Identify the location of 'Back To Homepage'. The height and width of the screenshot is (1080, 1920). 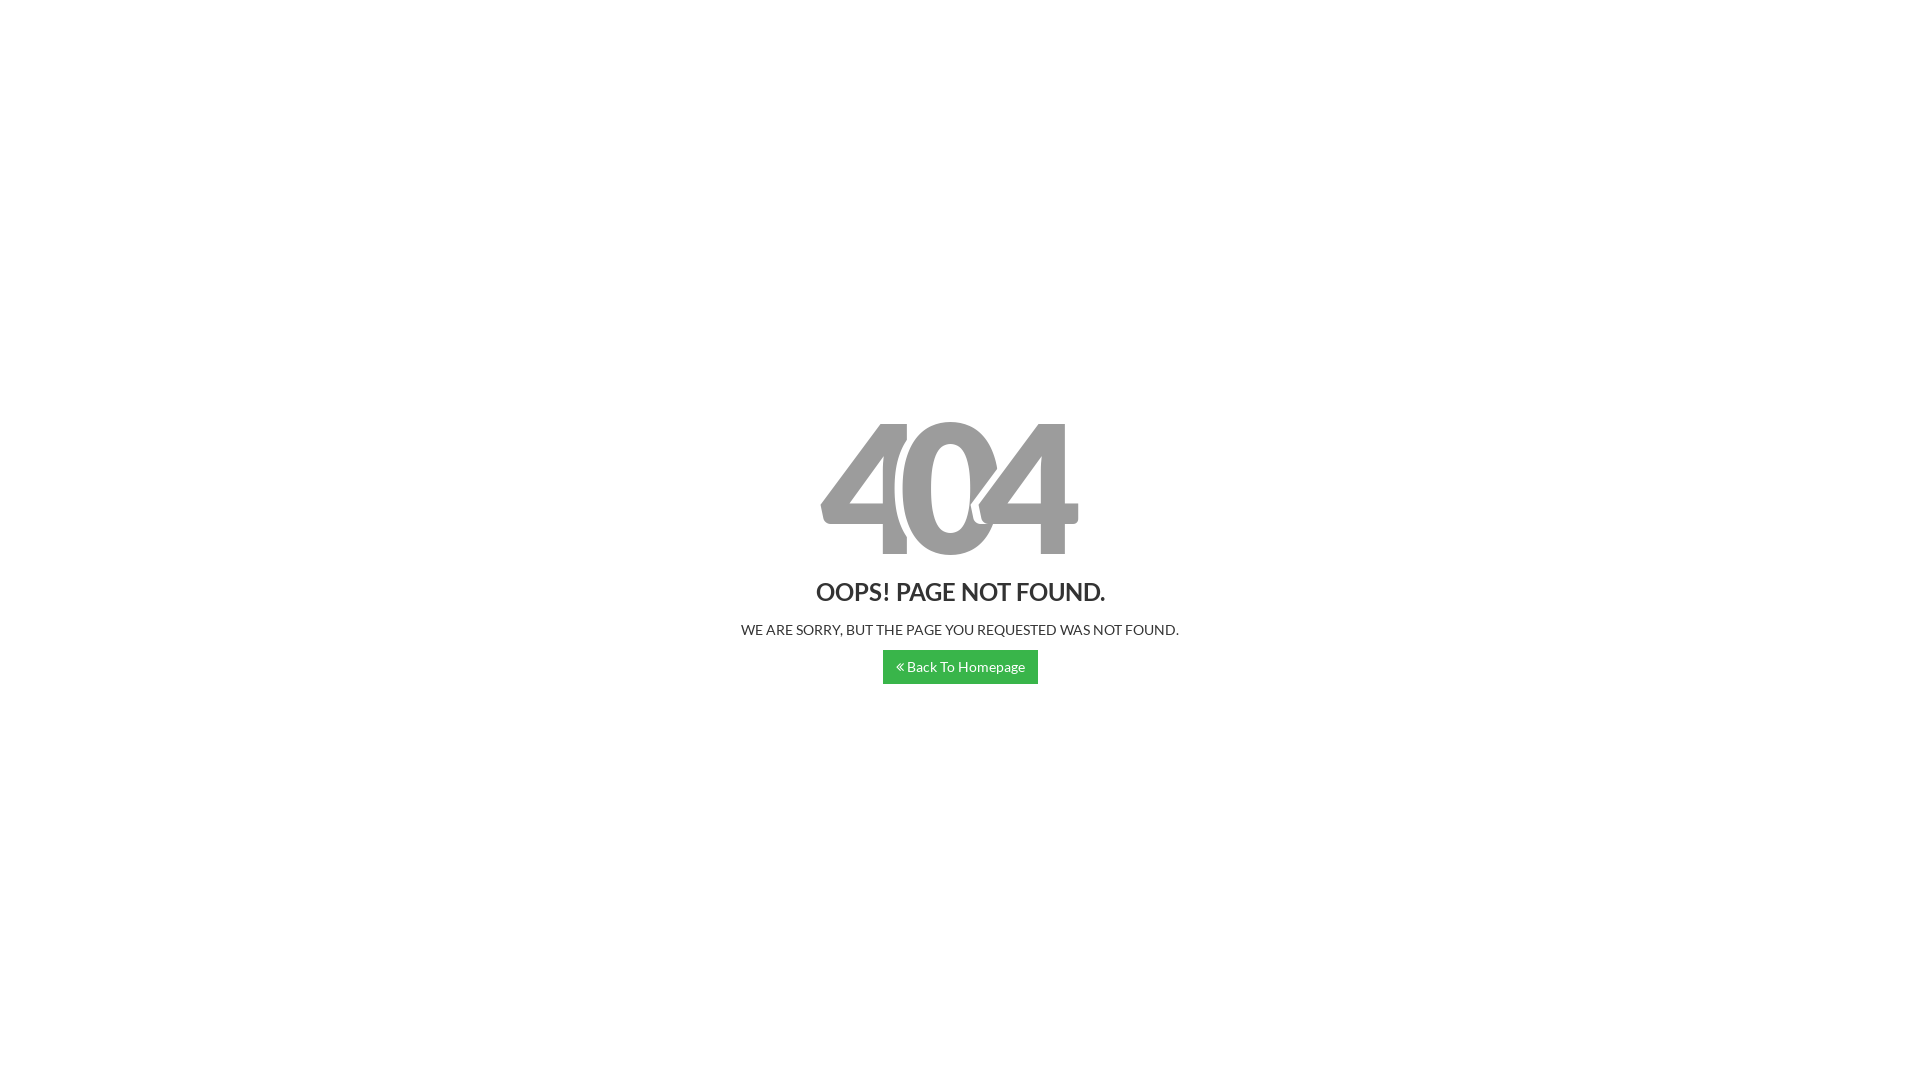
(882, 667).